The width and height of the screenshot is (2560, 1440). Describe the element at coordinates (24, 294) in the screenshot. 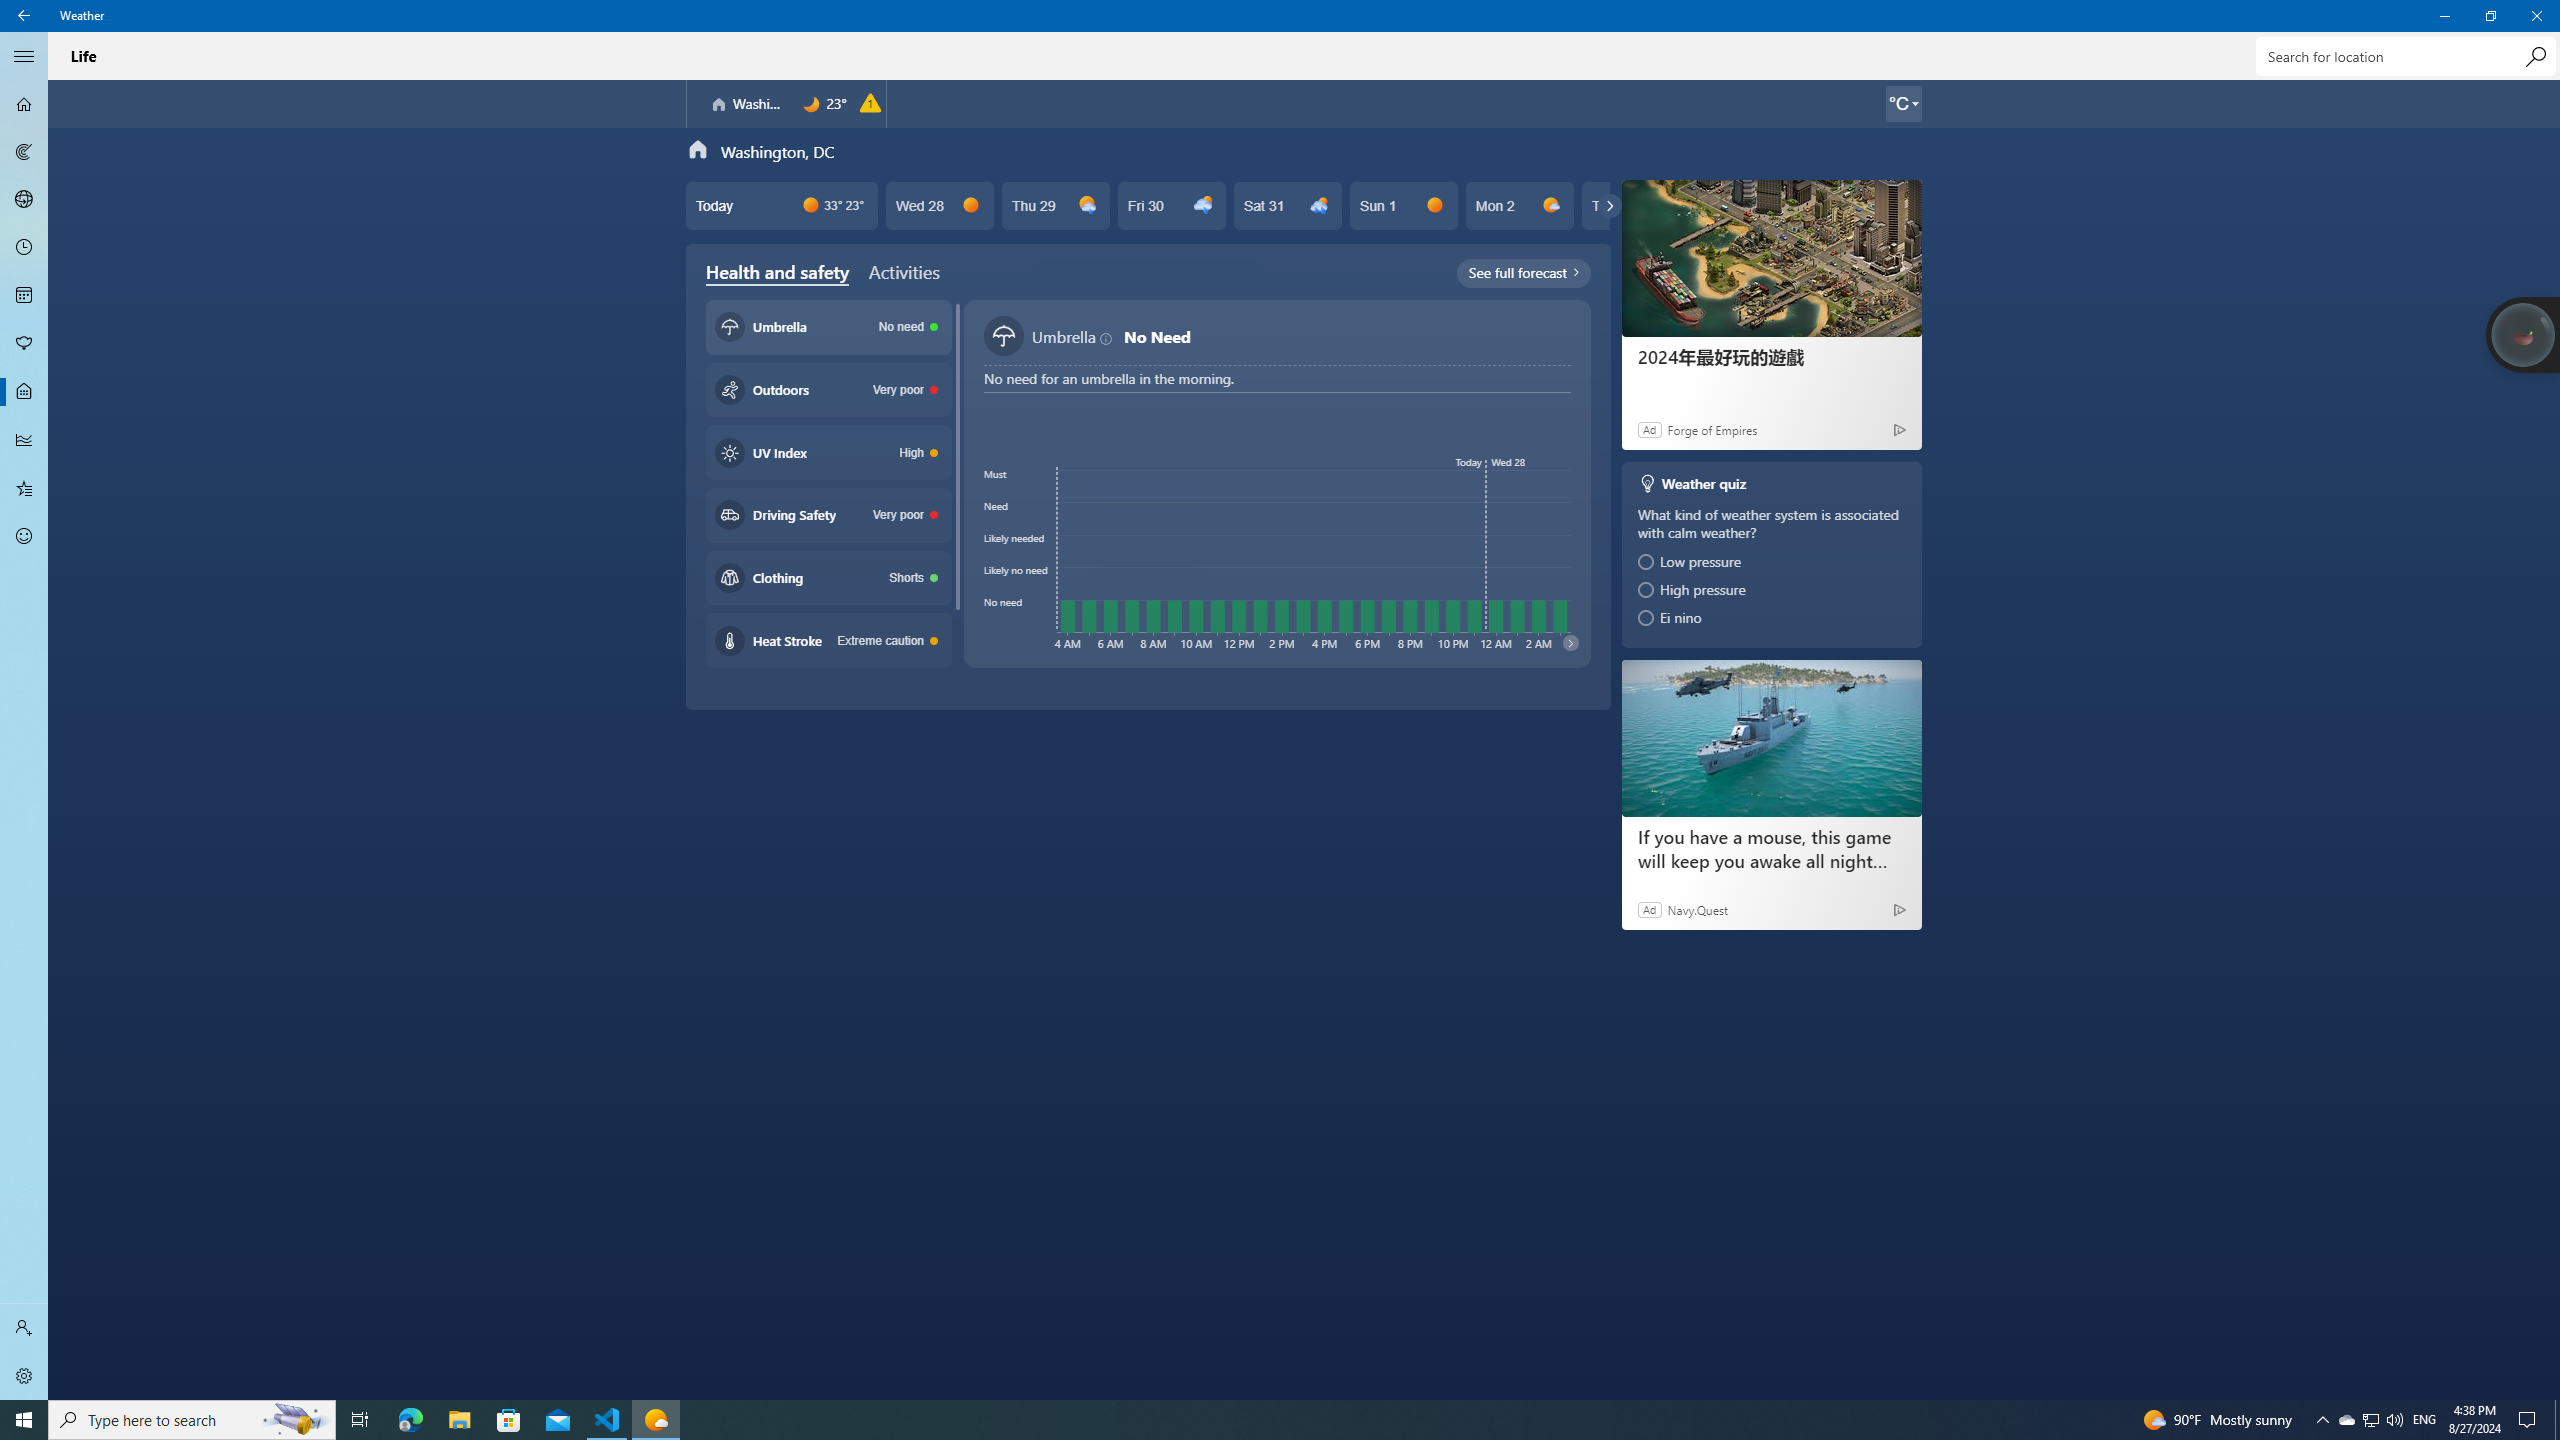

I see `'Monthly Forecast - Not Selected'` at that location.